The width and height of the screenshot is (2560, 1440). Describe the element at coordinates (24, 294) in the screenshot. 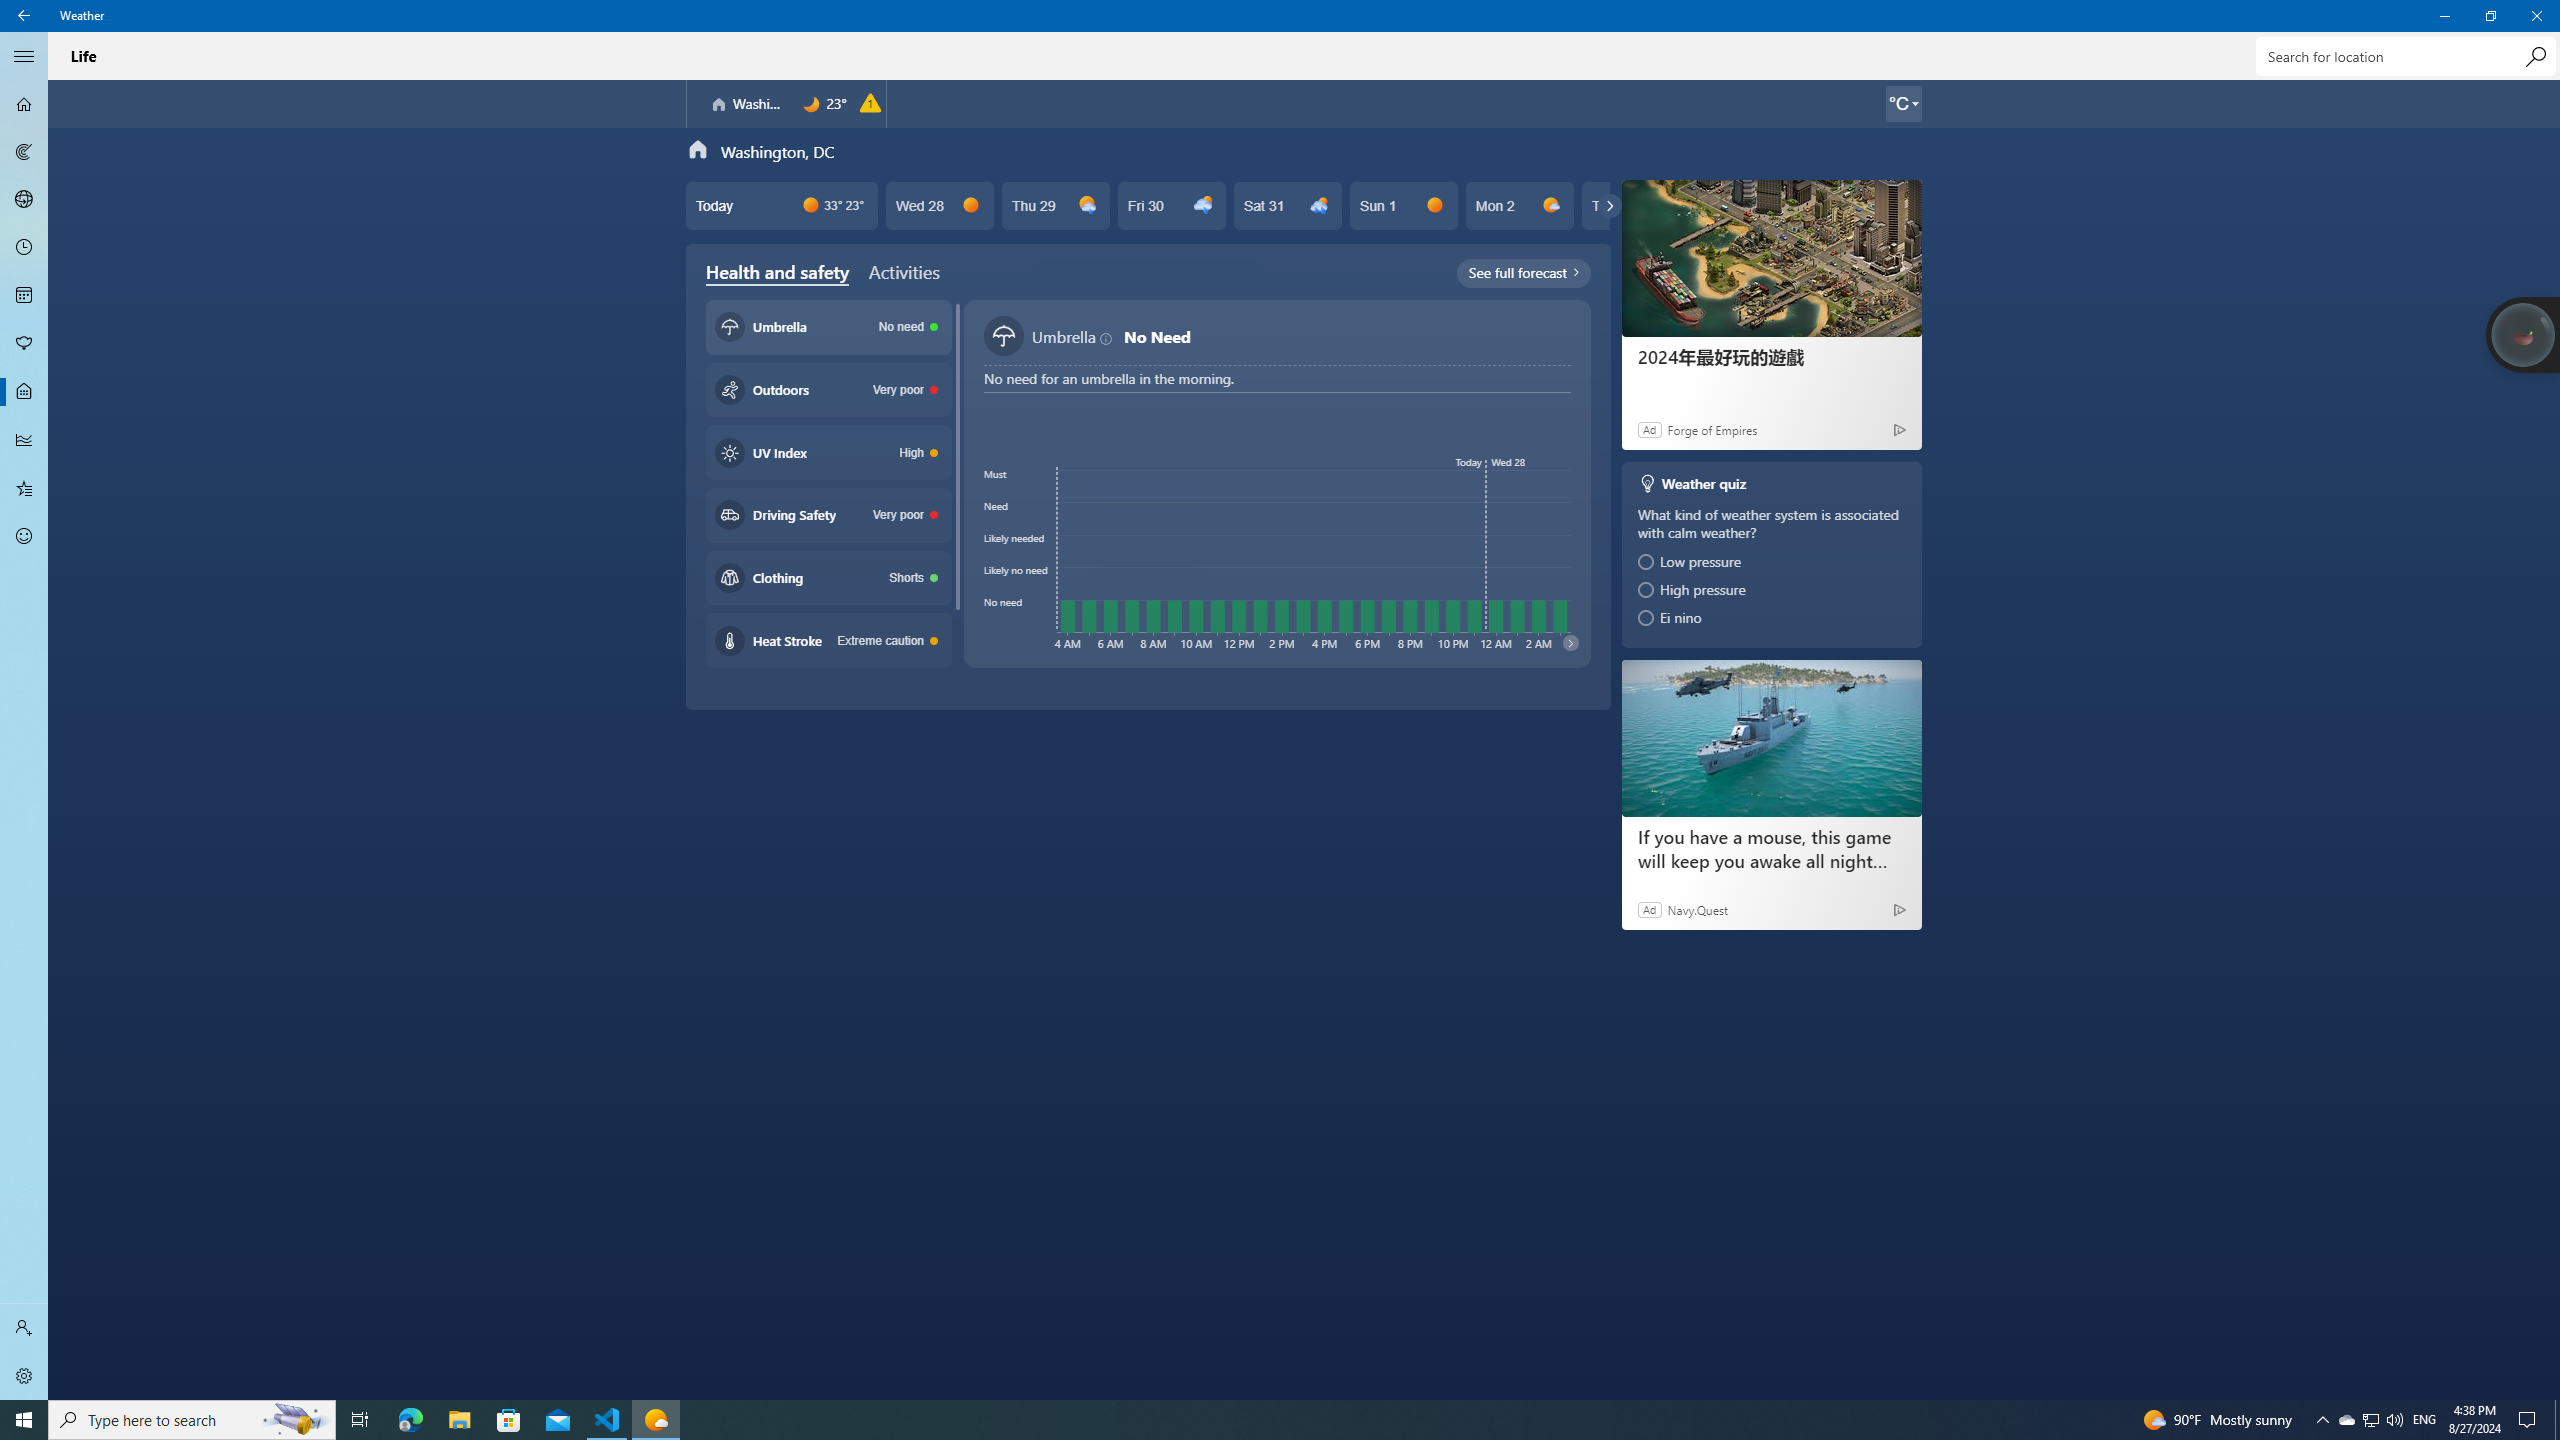

I see `'Monthly Forecast - Not Selected'` at that location.